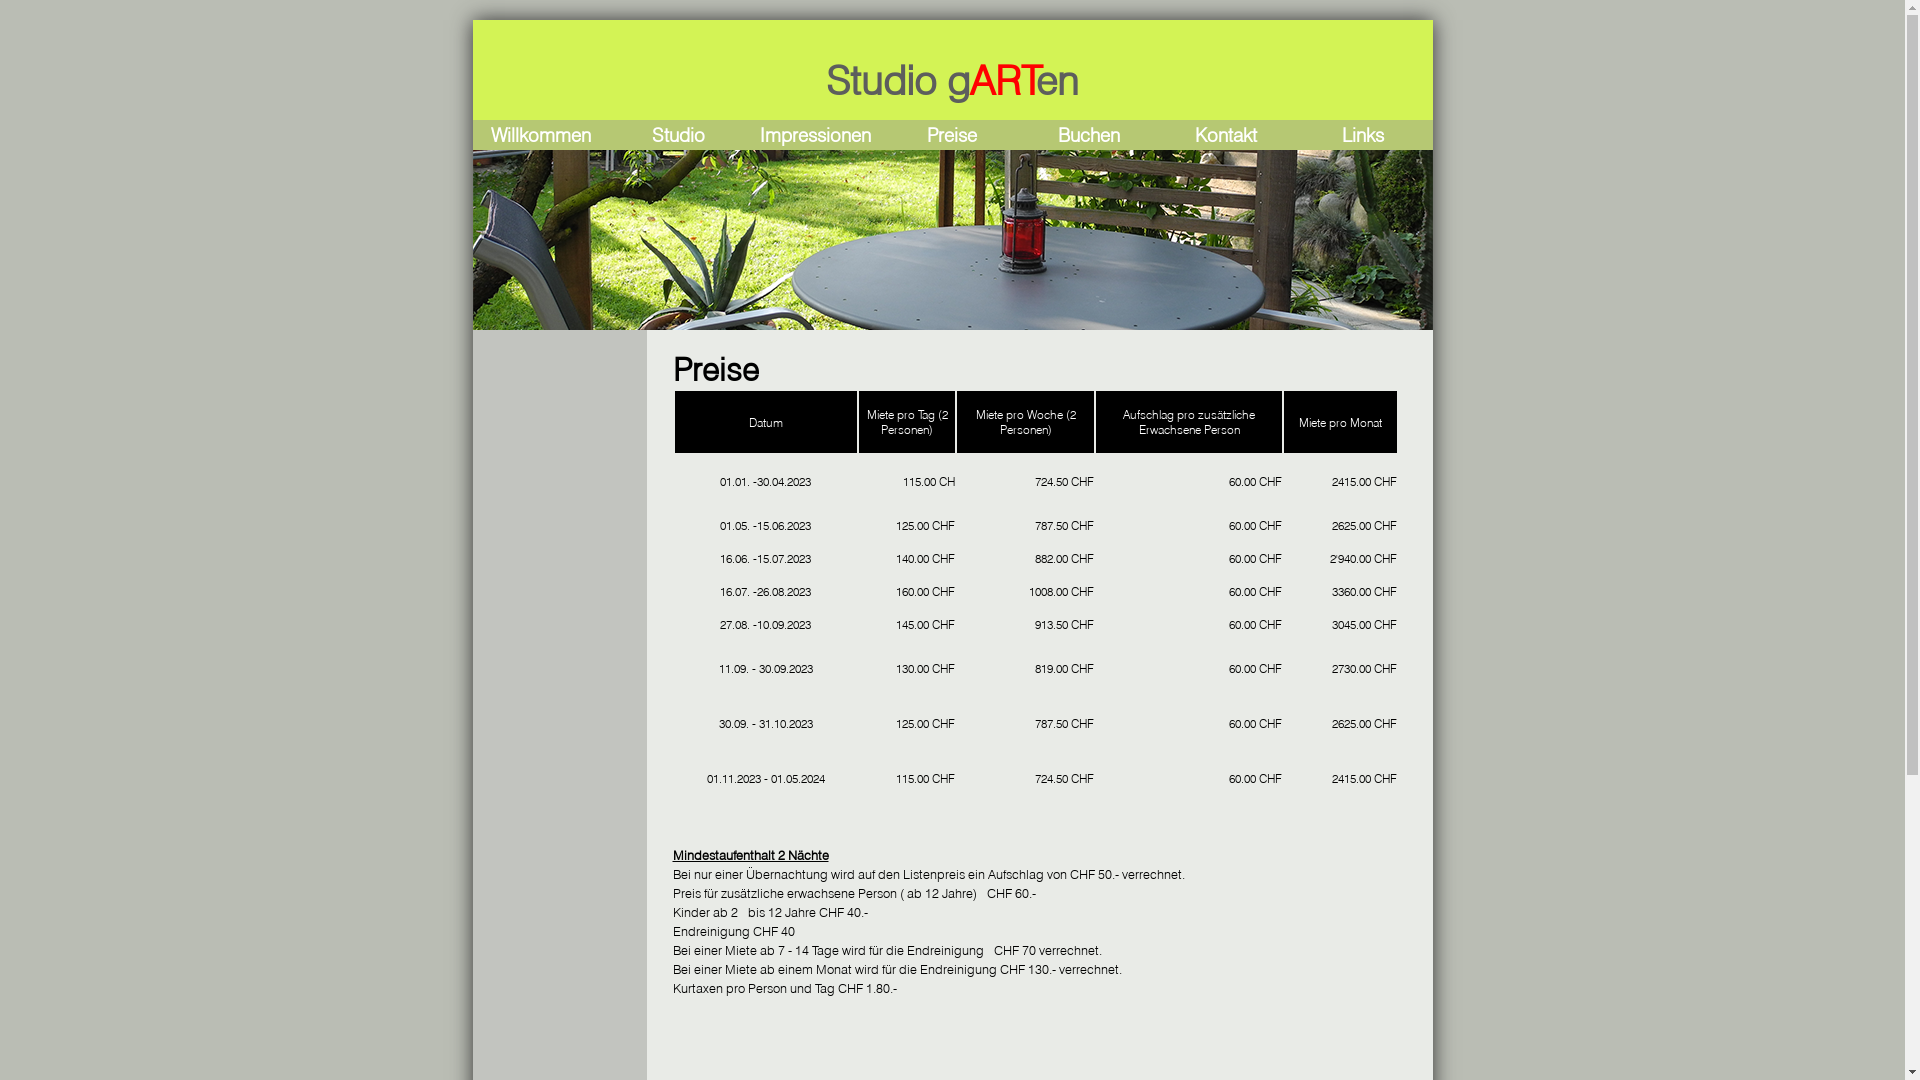 The image size is (1920, 1080). Describe the element at coordinates (1224, 135) in the screenshot. I see `'Kontakt'` at that location.